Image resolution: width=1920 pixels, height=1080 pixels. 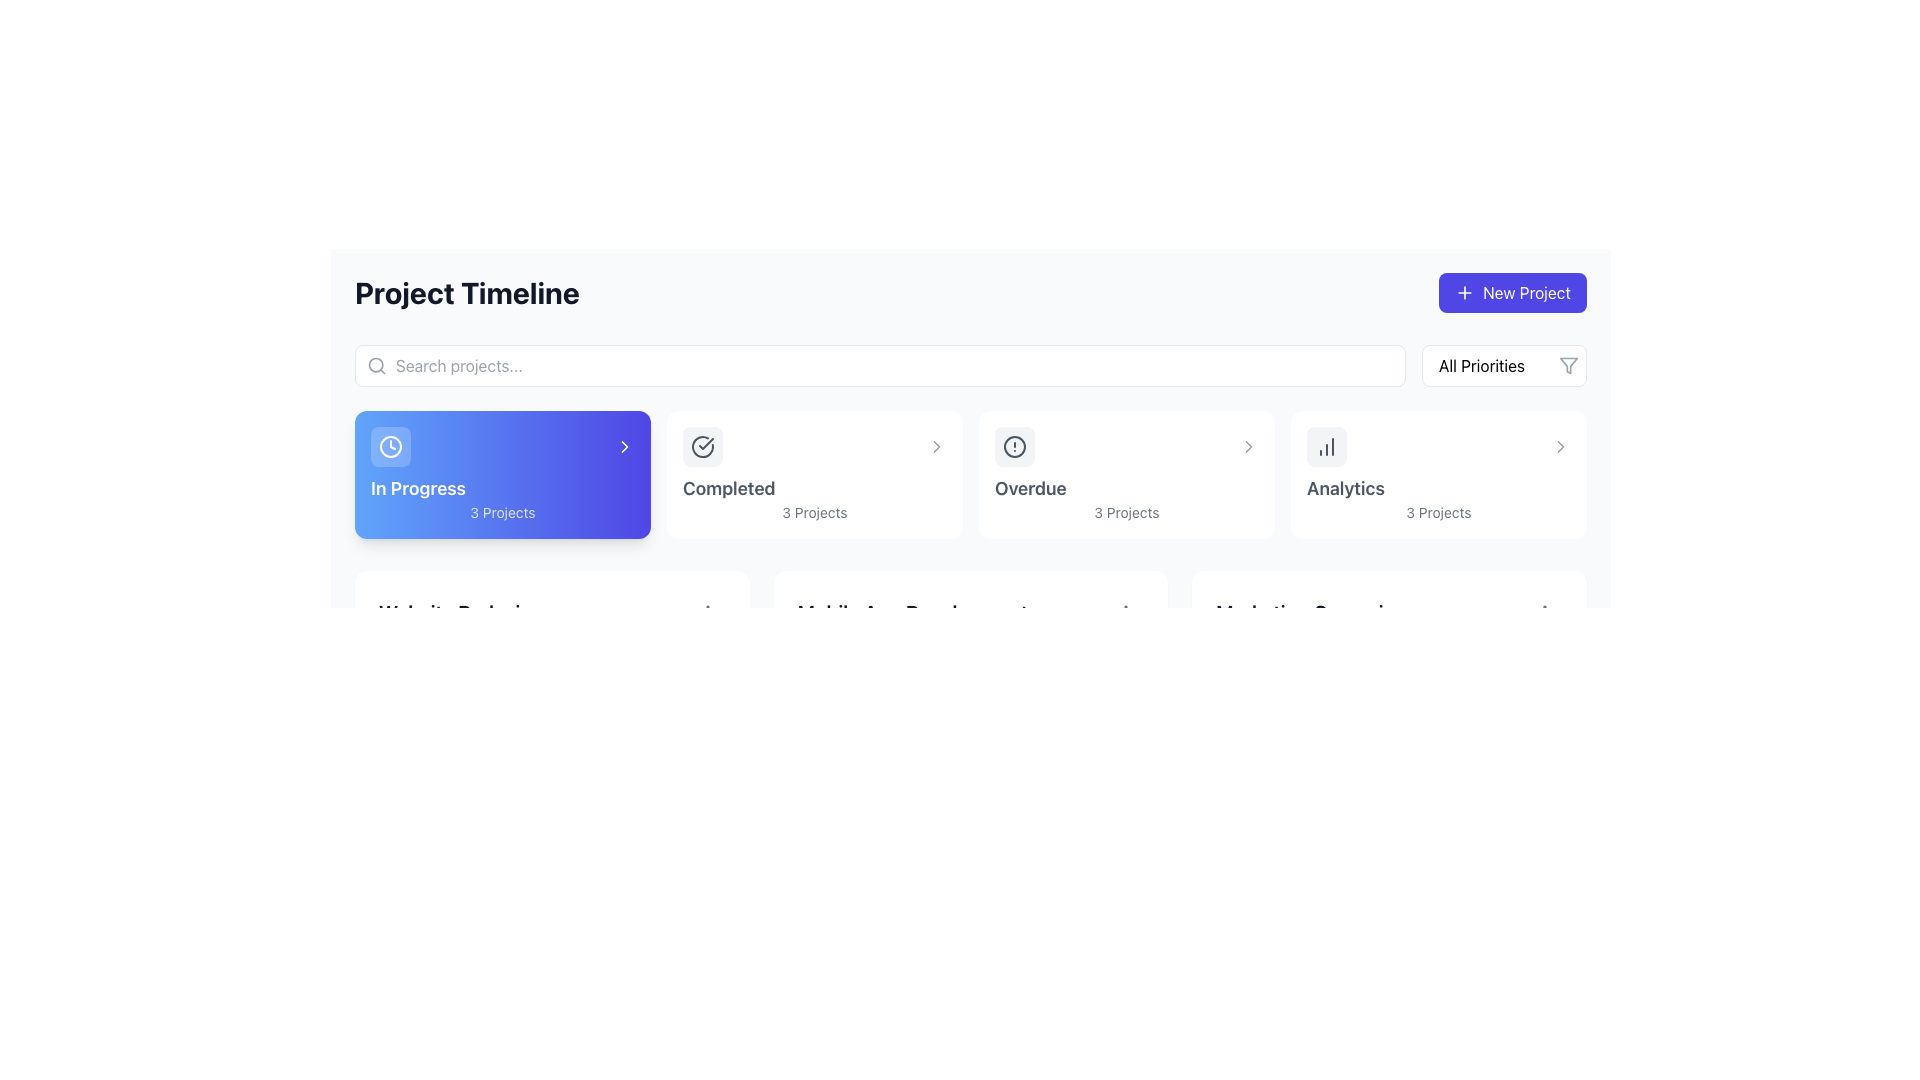 I want to click on the circular clock icon located in the top-left corner of the 'In Progress' card for additional information, so click(x=390, y=446).